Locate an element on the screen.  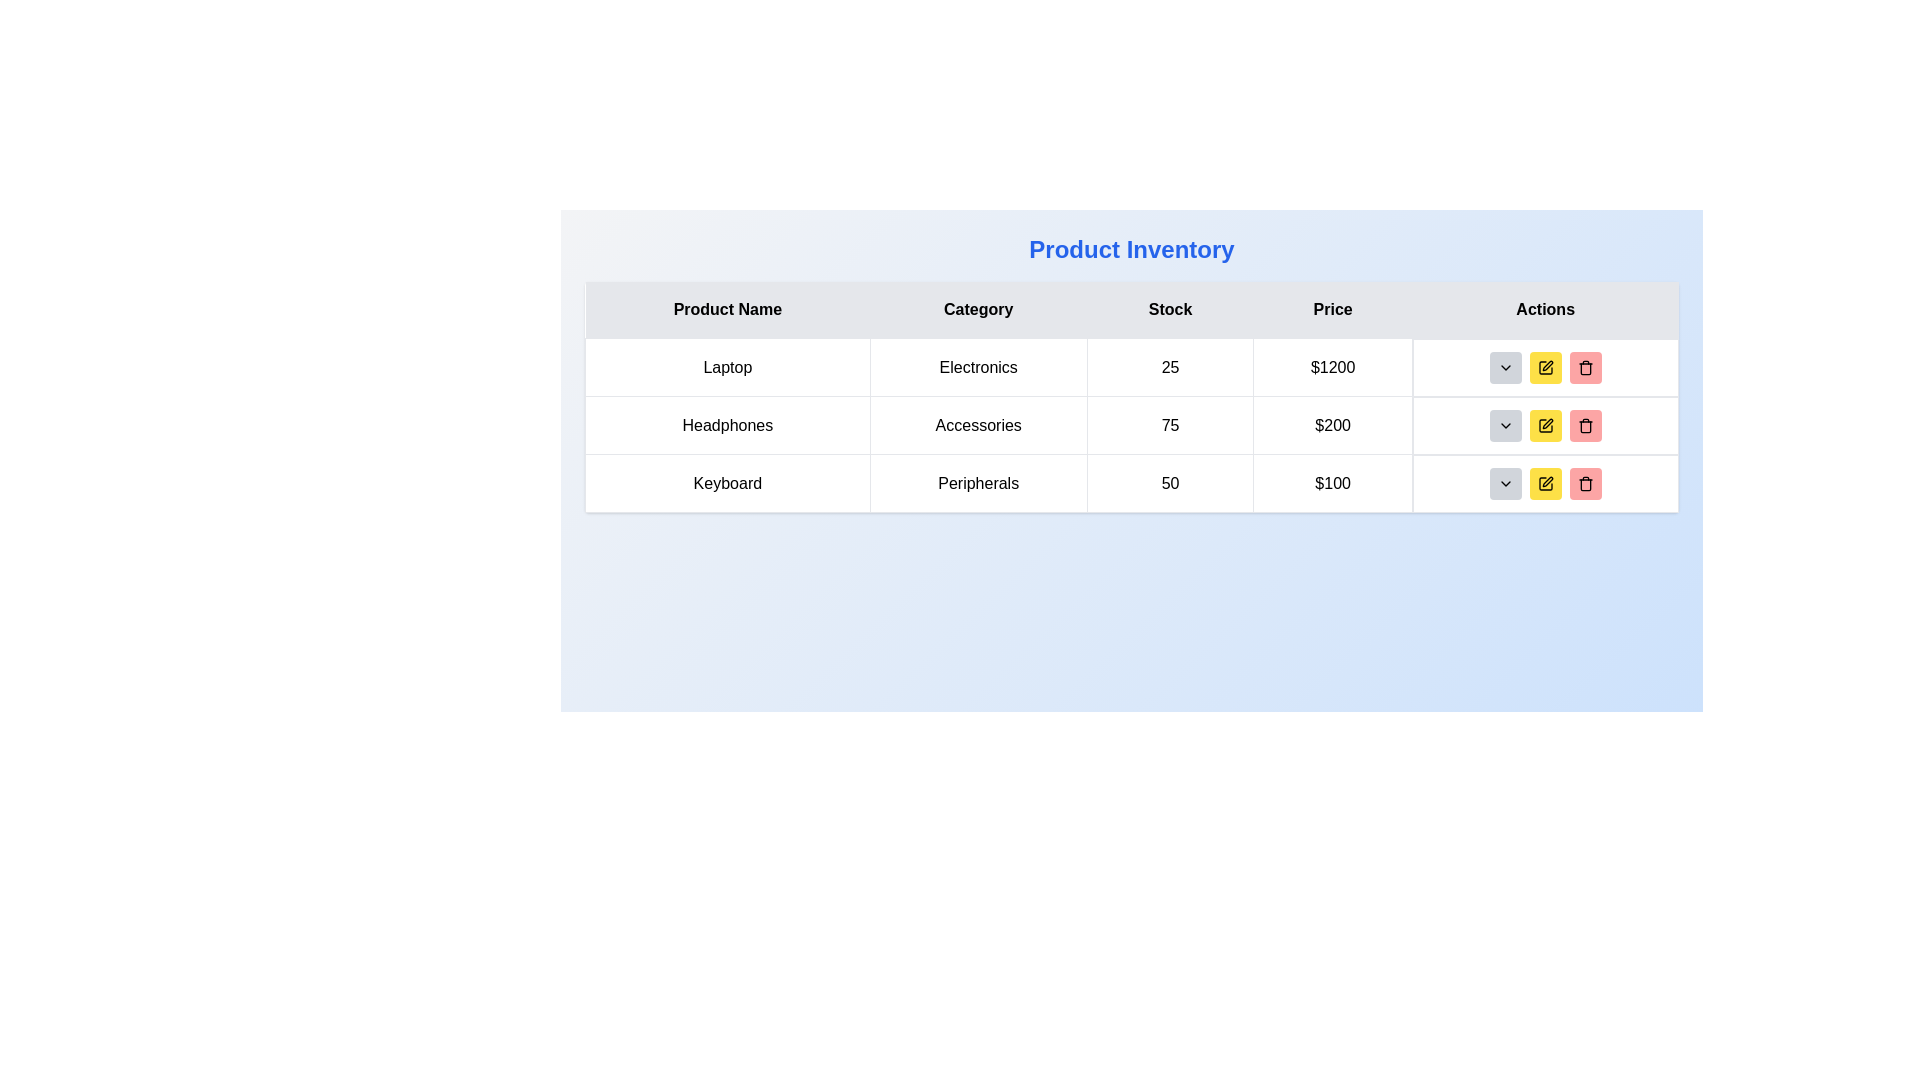
the trash can icon button in the 'Actions' column of the second row is located at coordinates (1584, 425).